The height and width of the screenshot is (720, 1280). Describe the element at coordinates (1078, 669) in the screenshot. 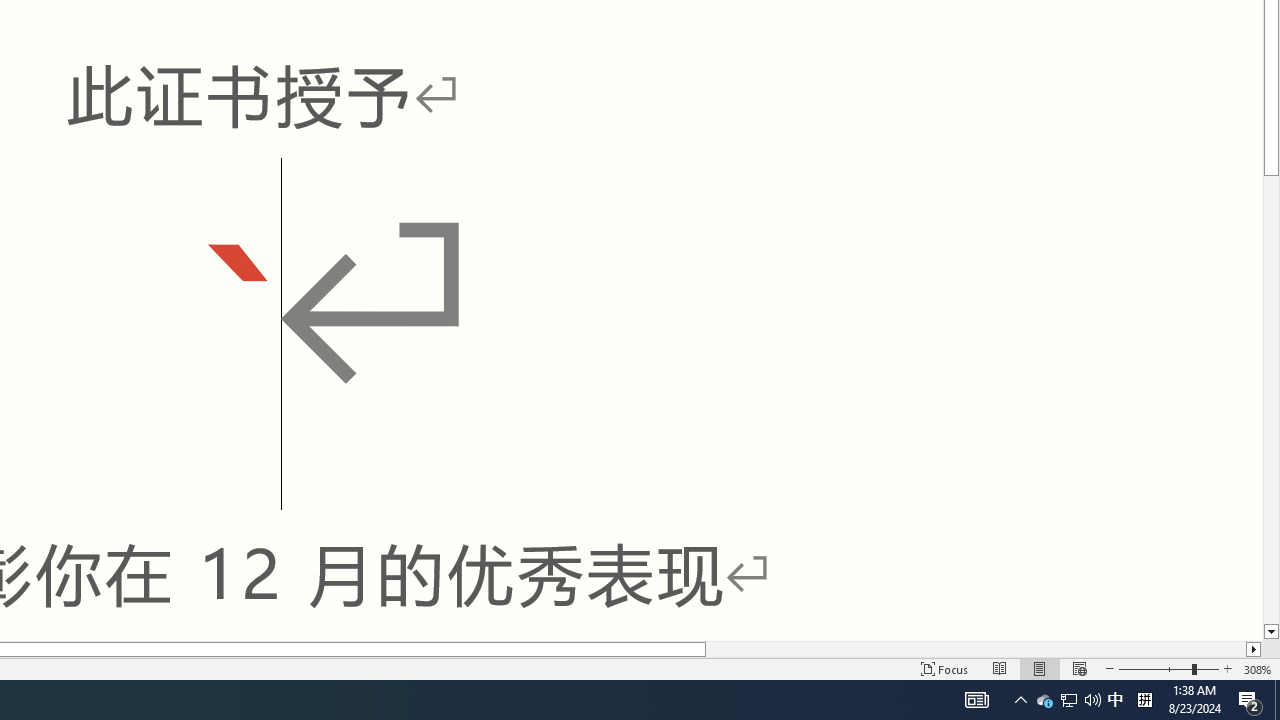

I see `'Web Layout'` at that location.